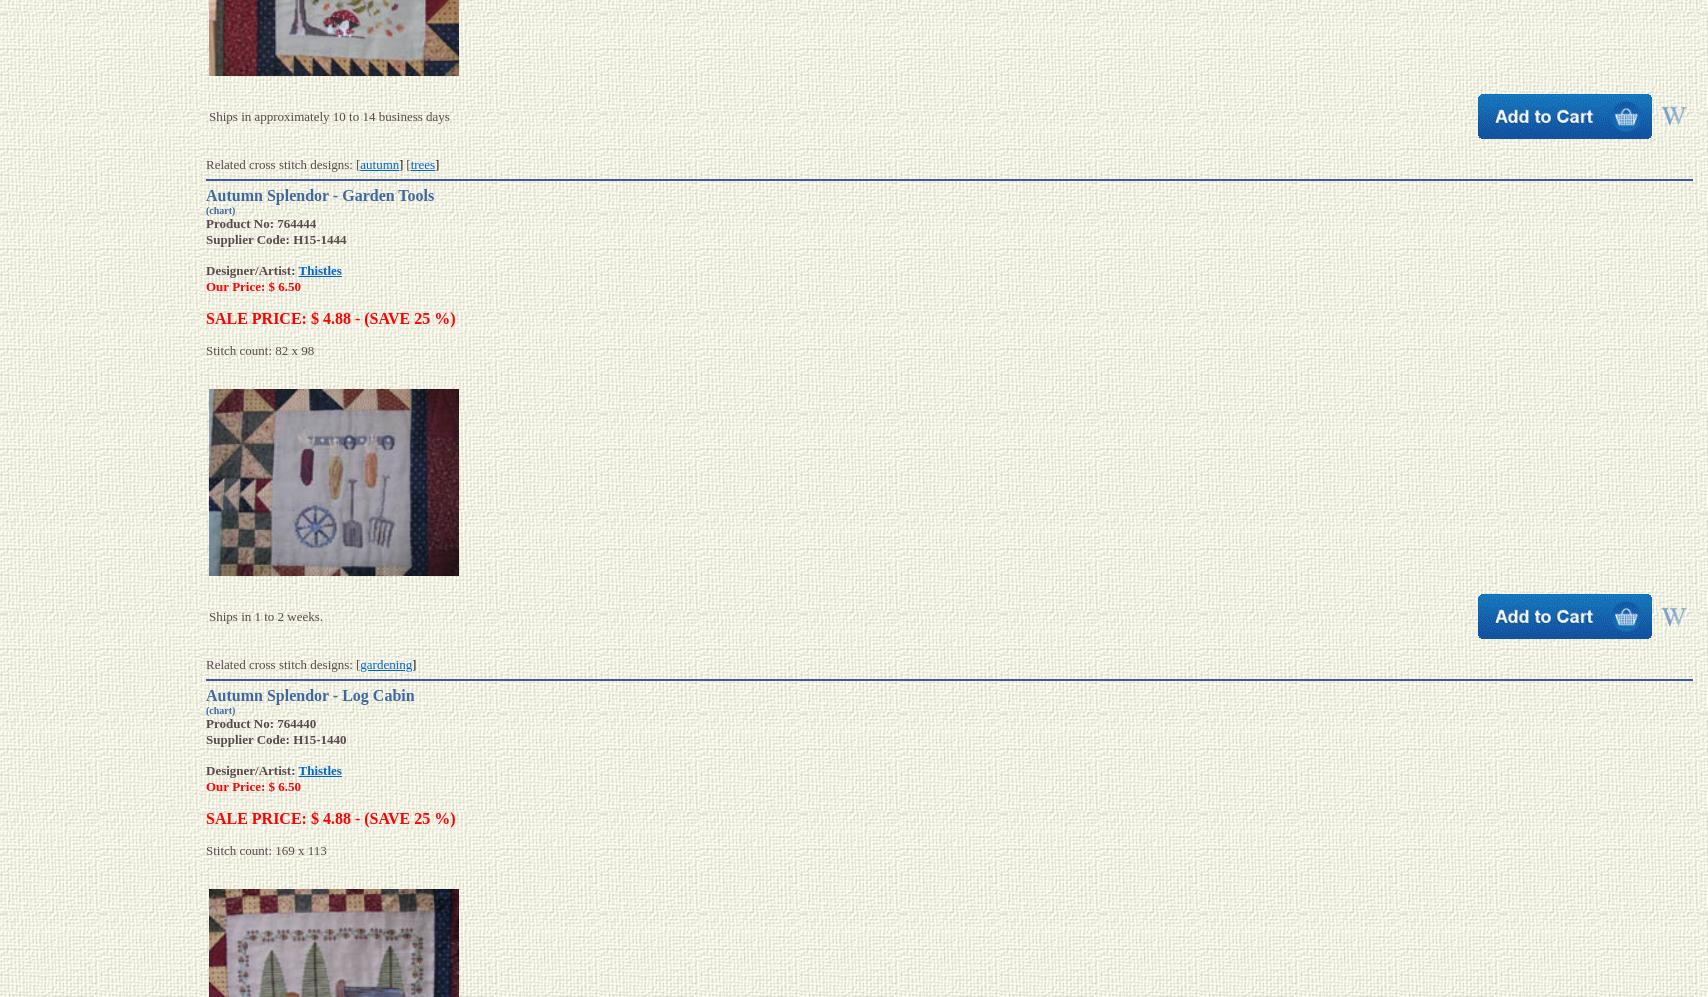 Image resolution: width=1708 pixels, height=997 pixels. I want to click on 'trees', so click(422, 162).